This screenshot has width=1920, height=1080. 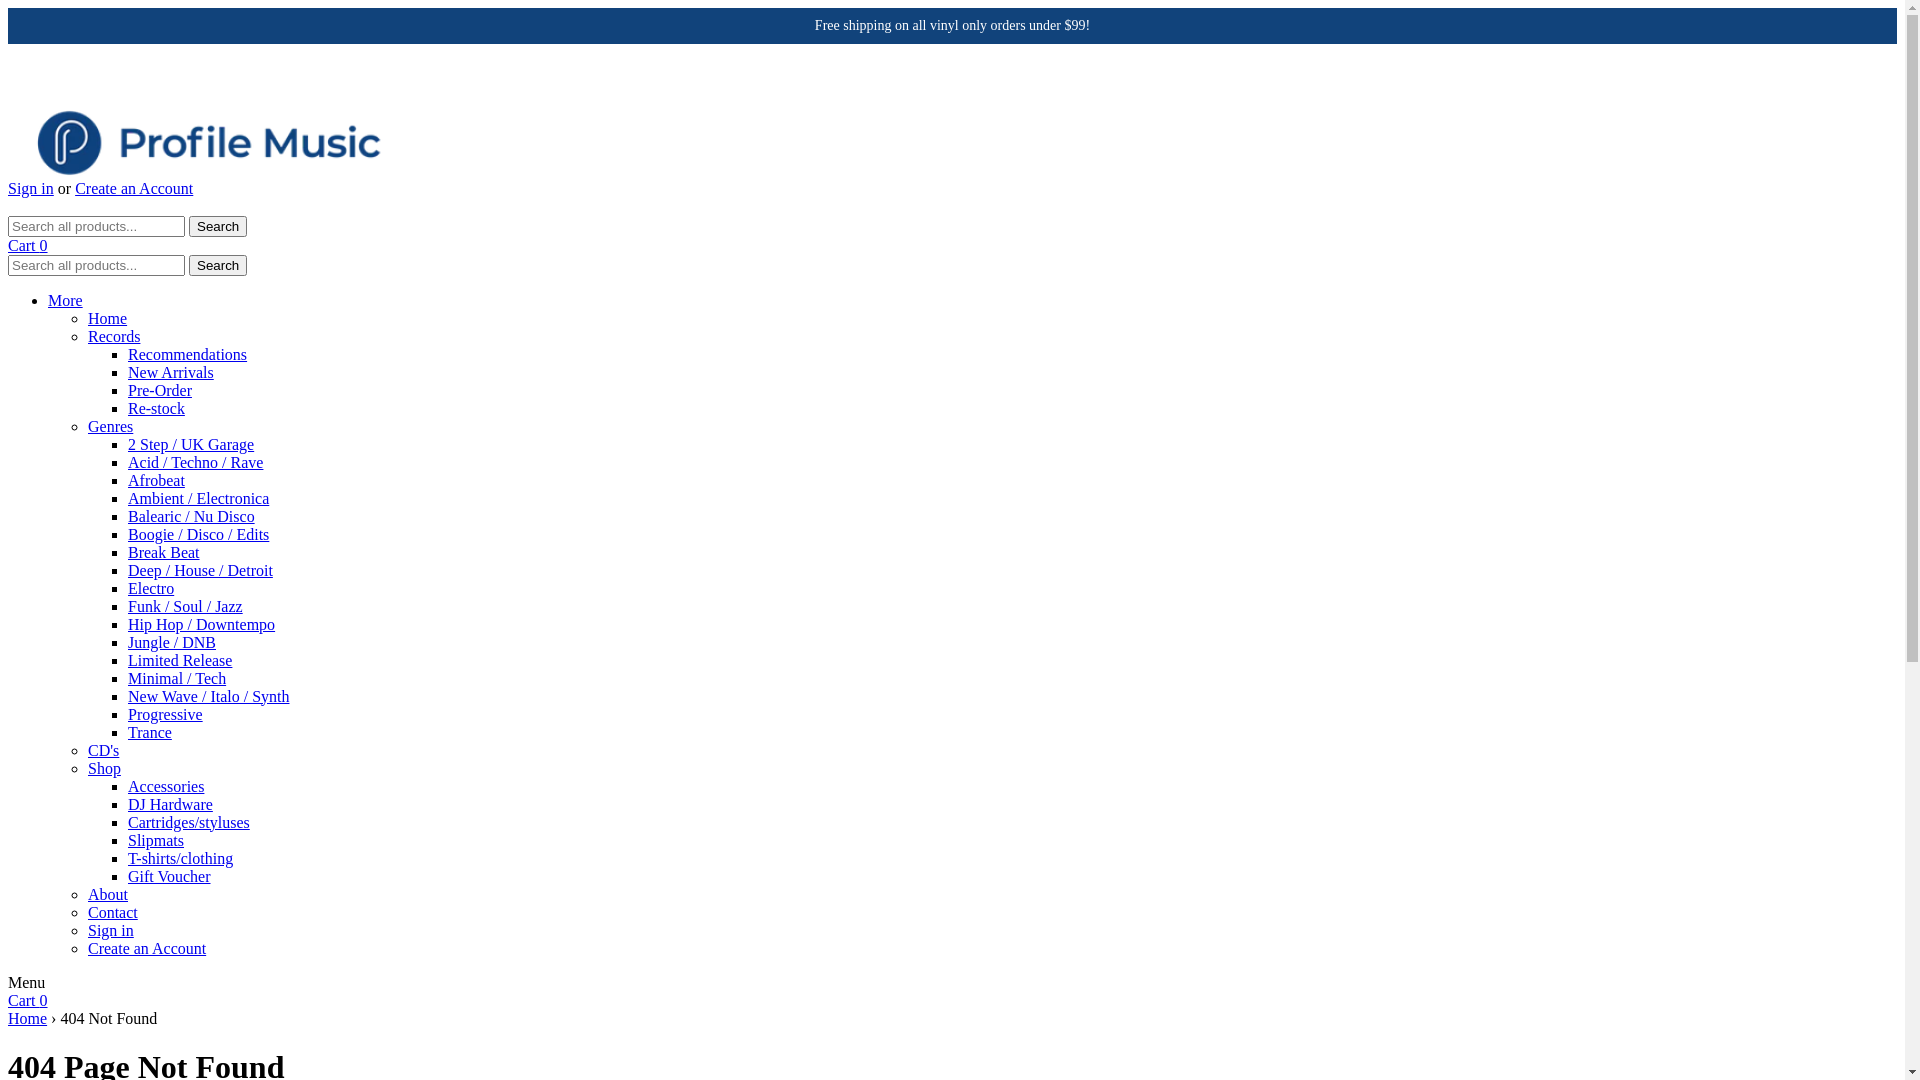 What do you see at coordinates (198, 533) in the screenshot?
I see `'Boogie / Disco / Edits'` at bounding box center [198, 533].